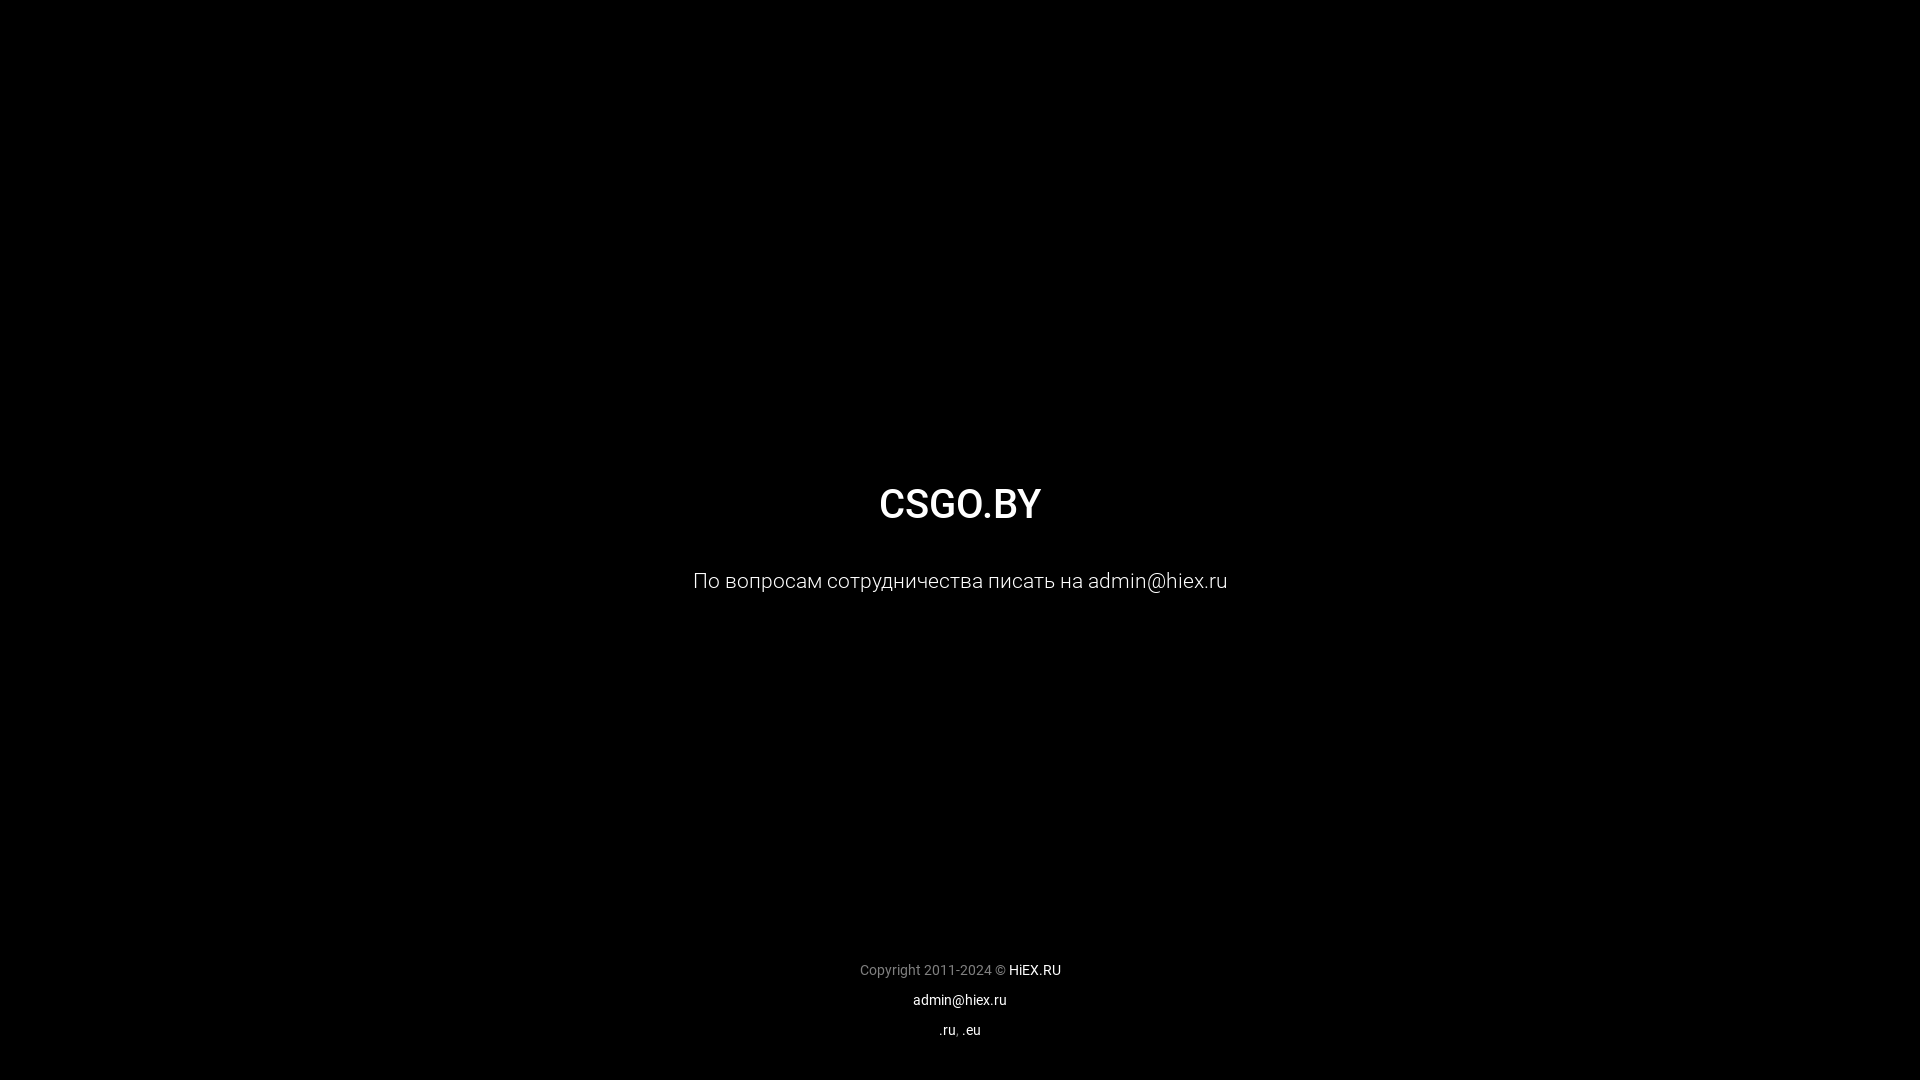 Image resolution: width=1920 pixels, height=1080 pixels. I want to click on '.eu', so click(971, 1029).